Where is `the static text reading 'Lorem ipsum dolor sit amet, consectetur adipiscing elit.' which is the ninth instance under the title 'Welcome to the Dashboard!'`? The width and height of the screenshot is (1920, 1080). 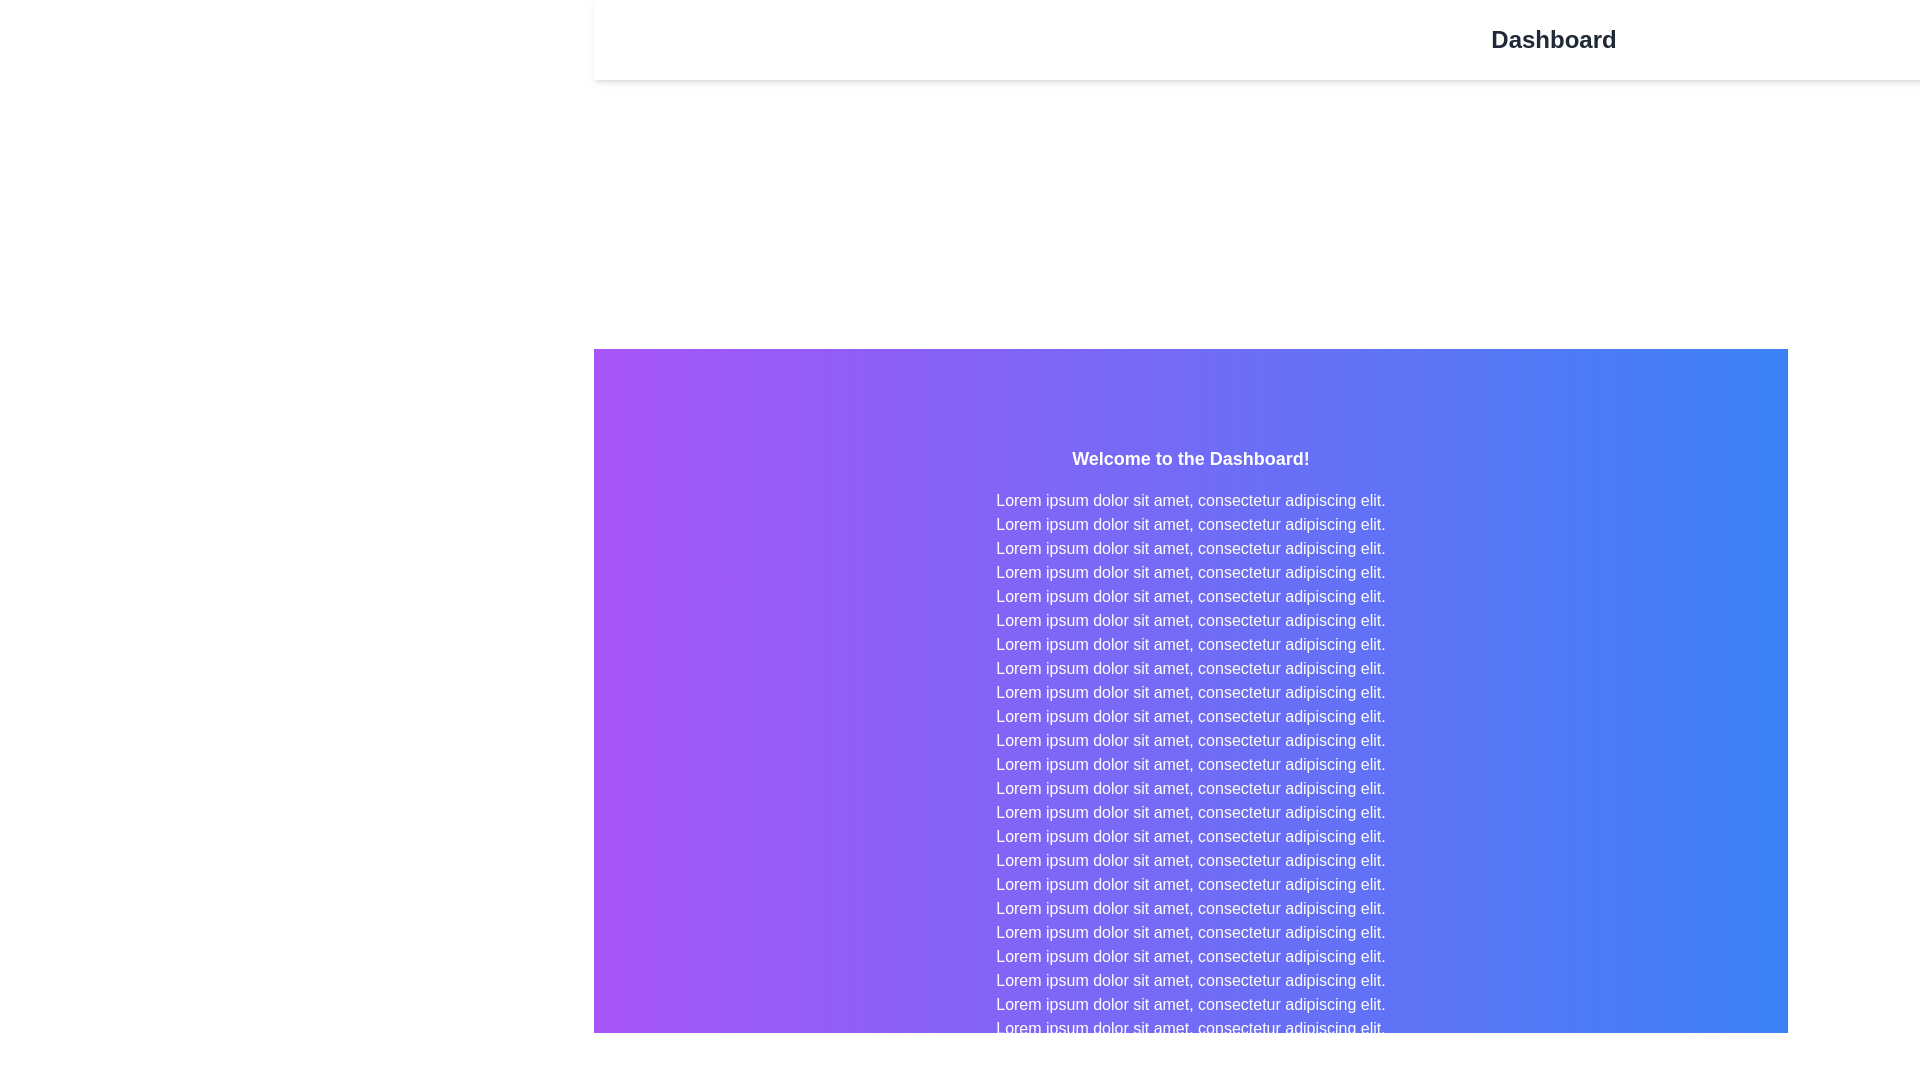
the static text reading 'Lorem ipsum dolor sit amet, consectetur adipiscing elit.' which is the ninth instance under the title 'Welcome to the Dashboard!' is located at coordinates (1190, 692).